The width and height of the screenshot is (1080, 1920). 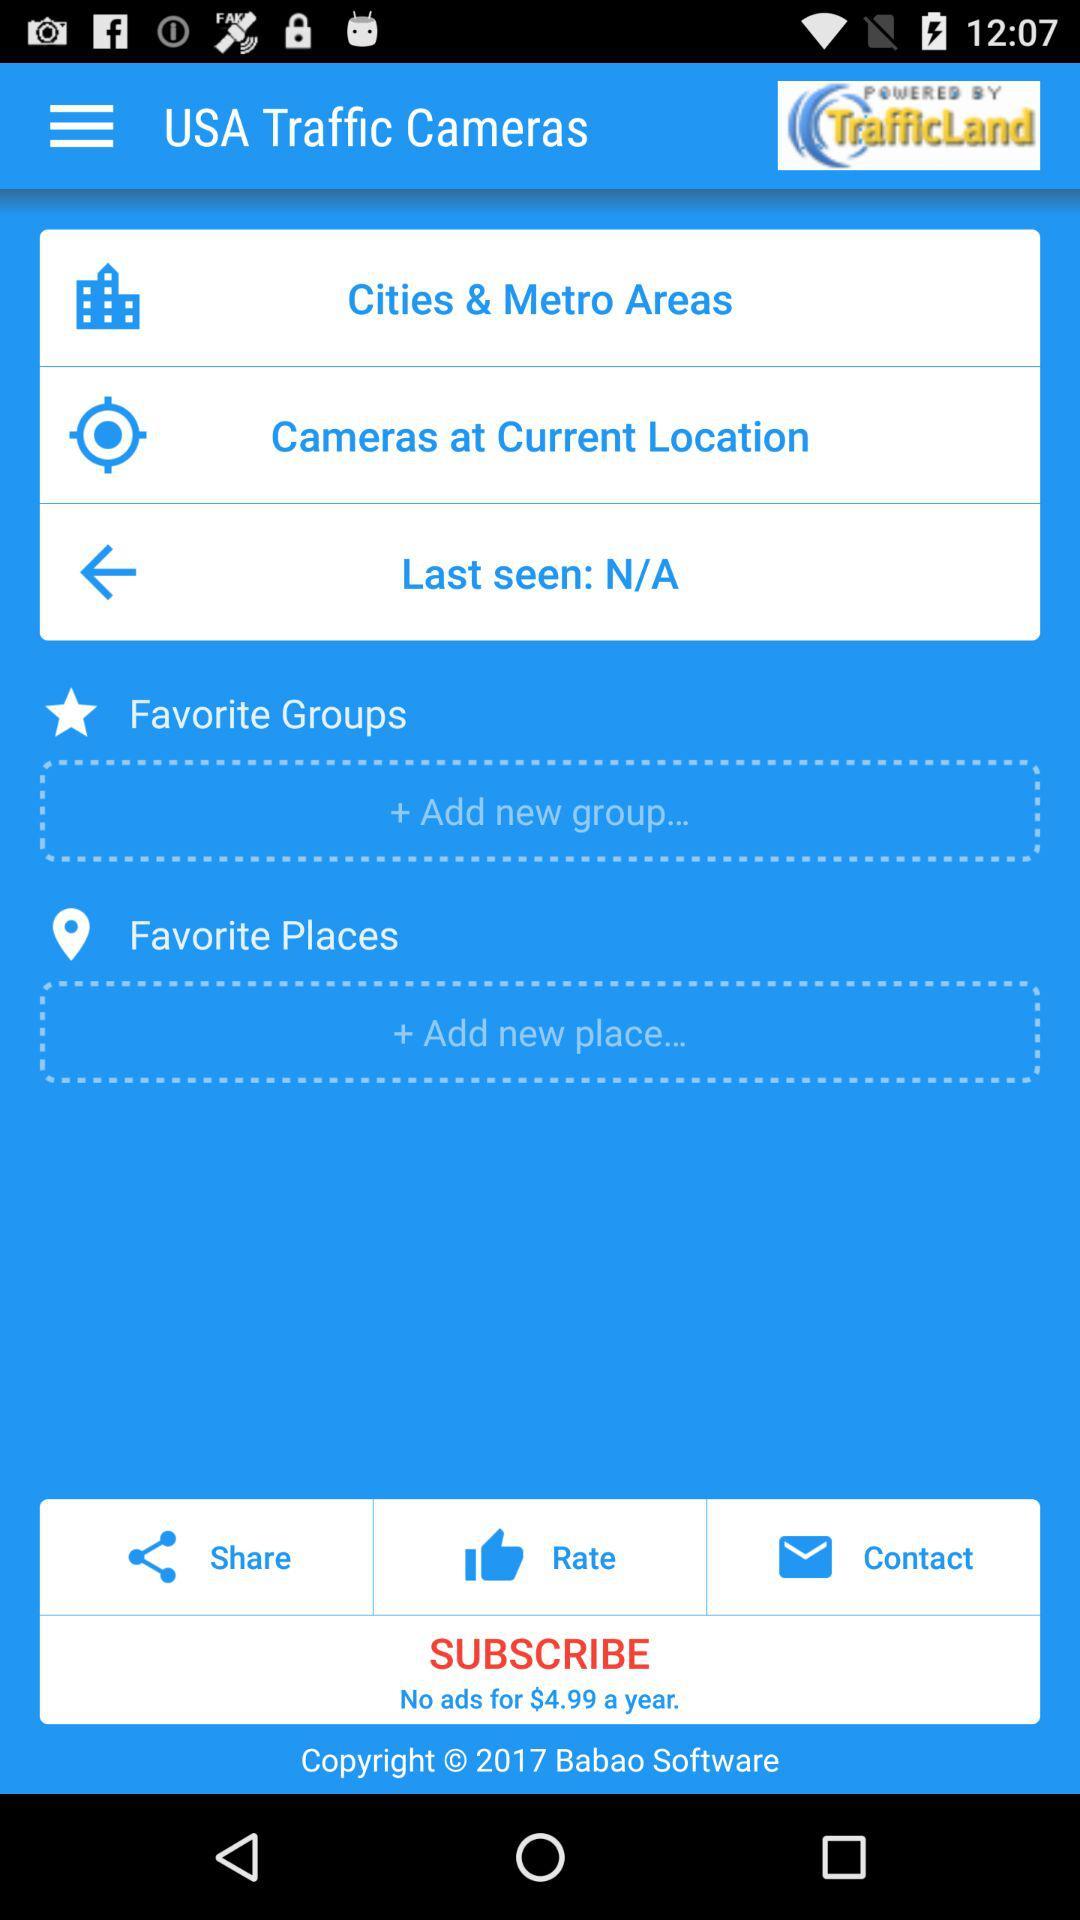 What do you see at coordinates (376, 124) in the screenshot?
I see `the usa traffic cameras item` at bounding box center [376, 124].